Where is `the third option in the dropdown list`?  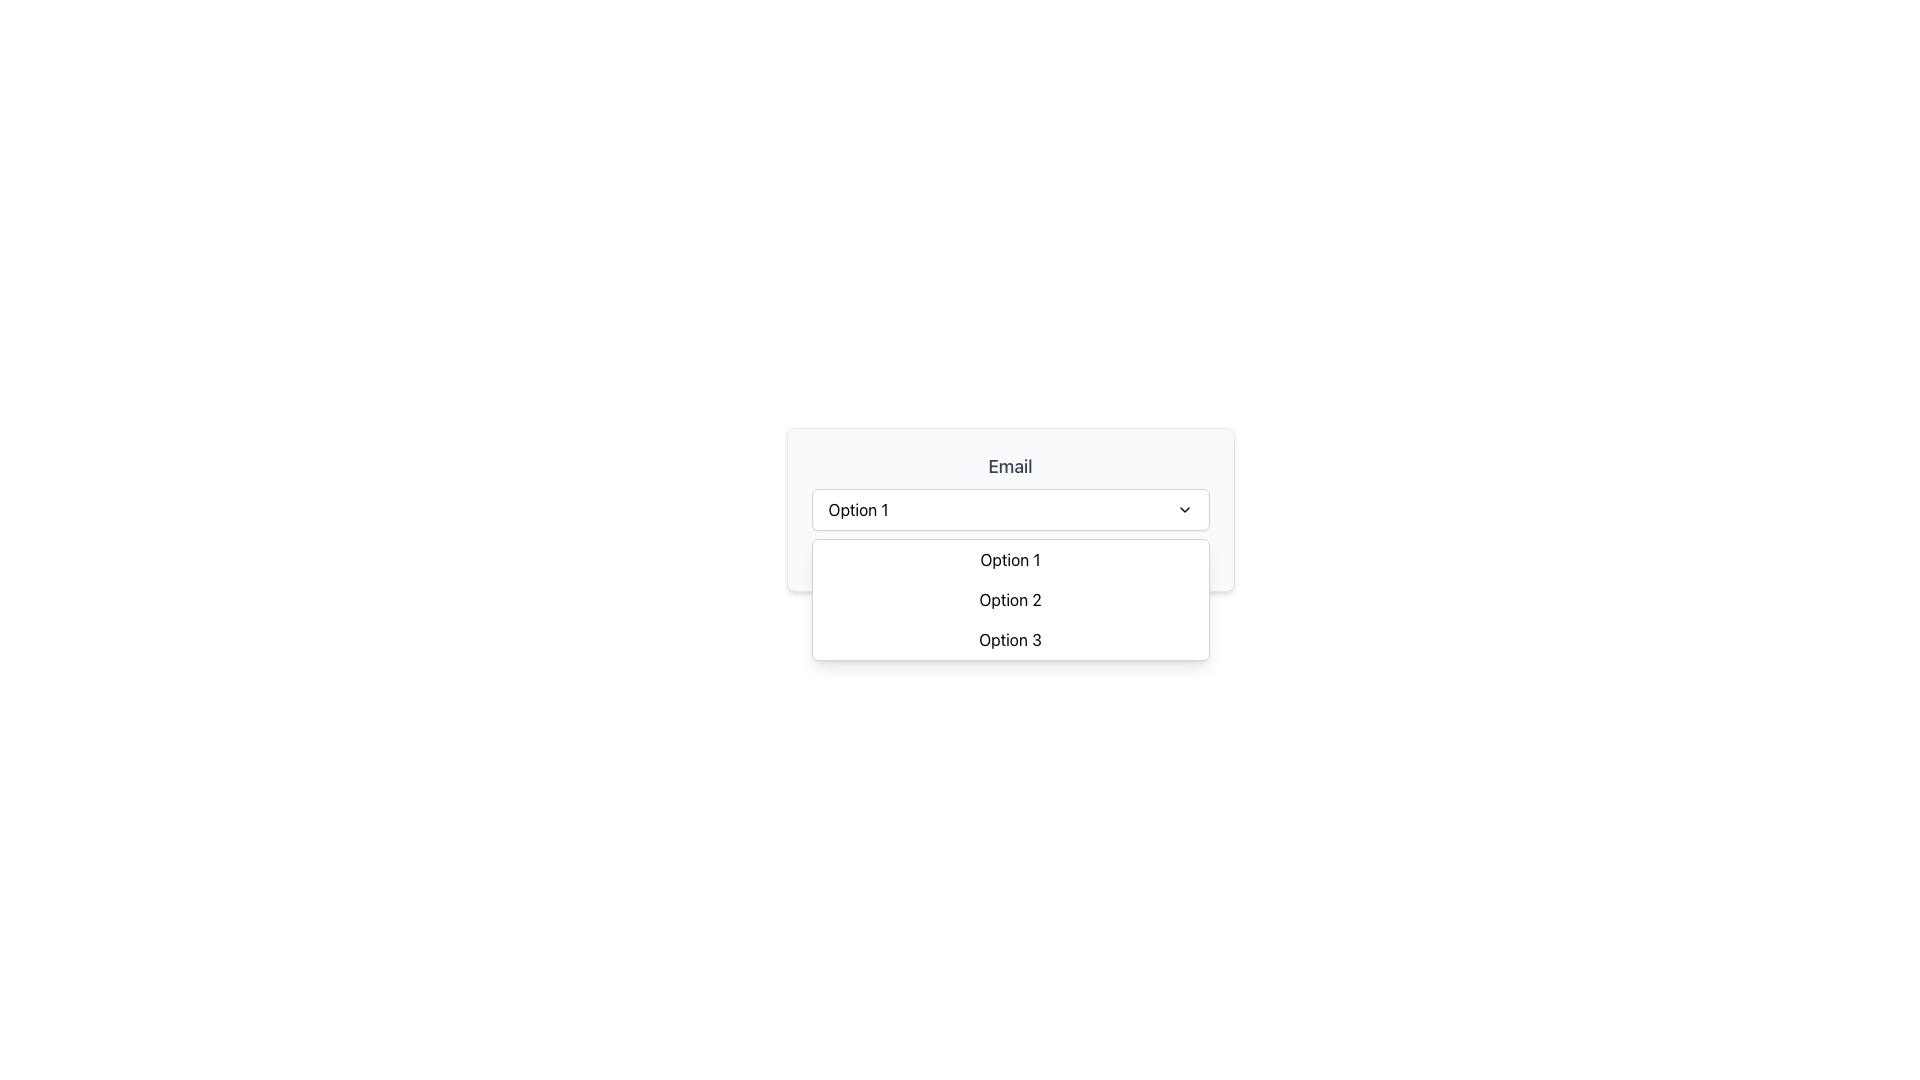
the third option in the dropdown list is located at coordinates (1010, 640).